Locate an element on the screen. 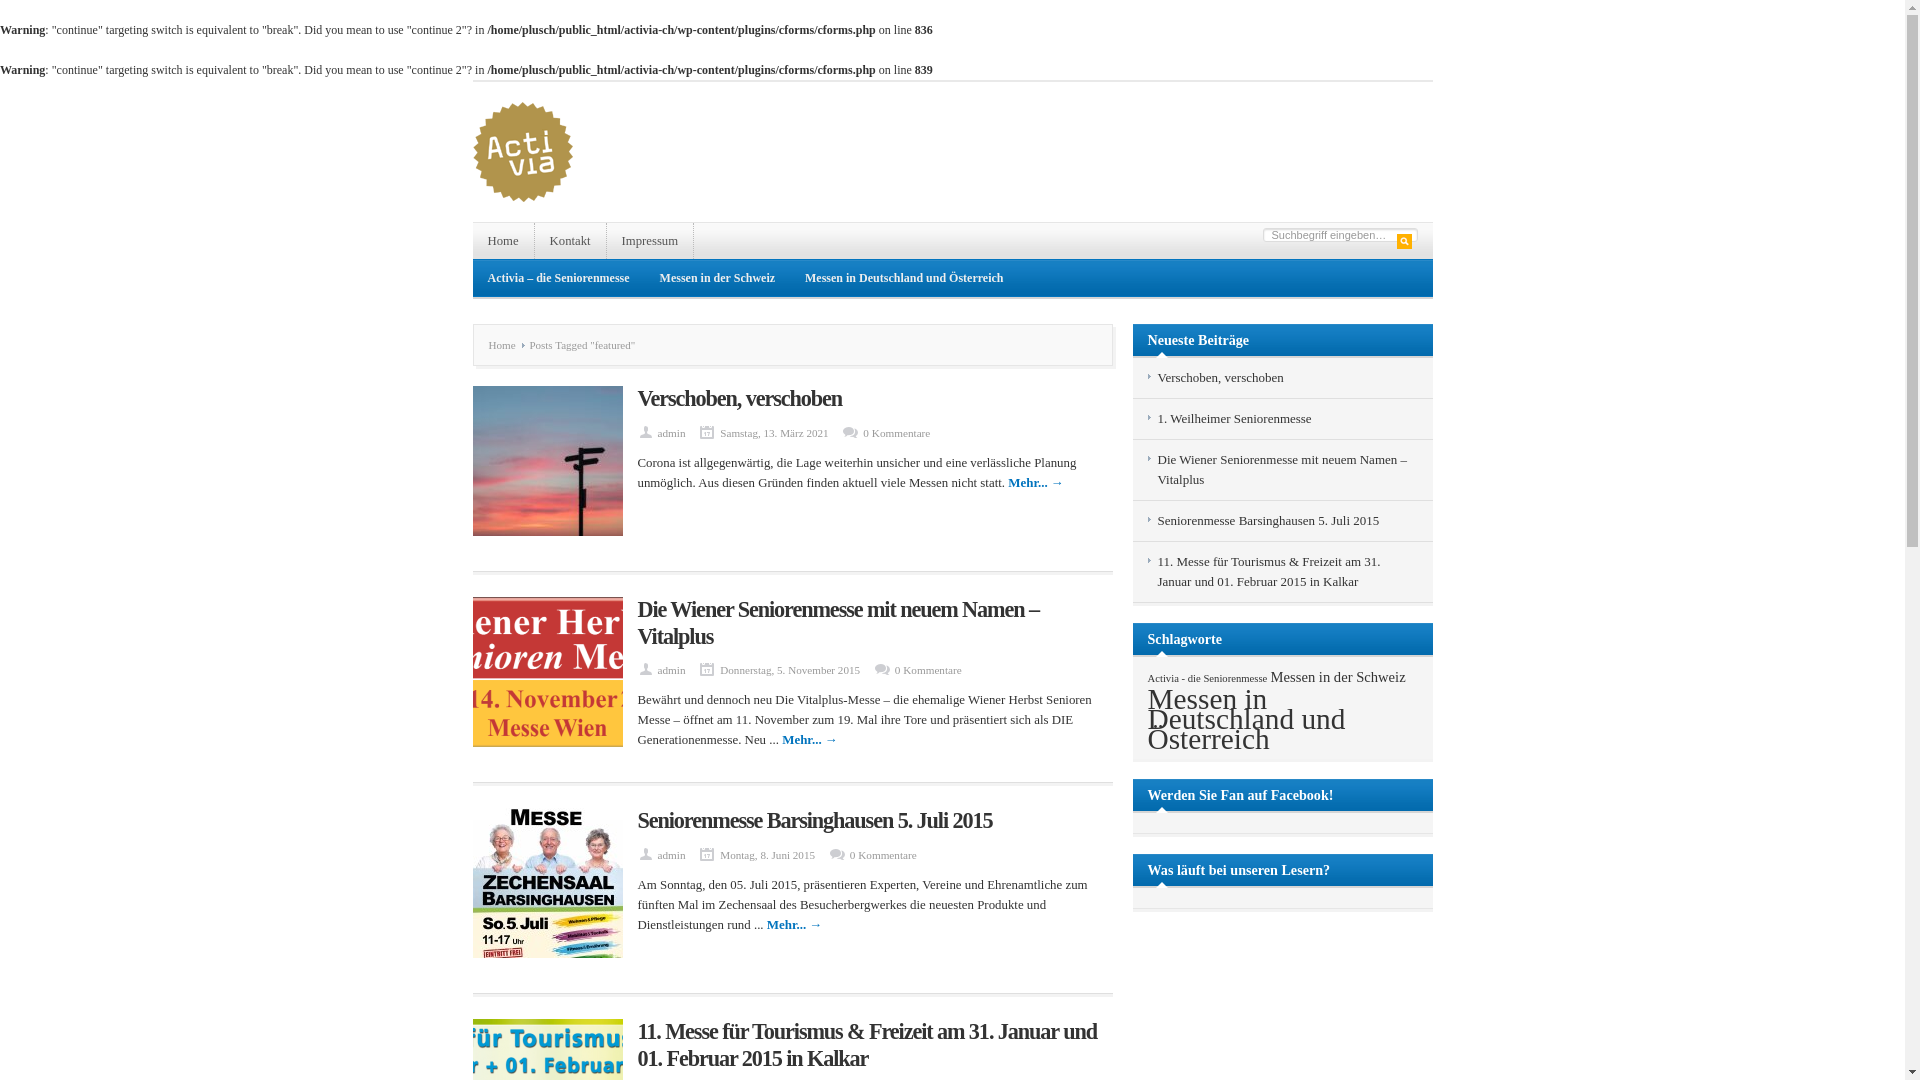 Image resolution: width=1920 pixels, height=1080 pixels. 'Verschoben, verschoben' is located at coordinates (1219, 377).